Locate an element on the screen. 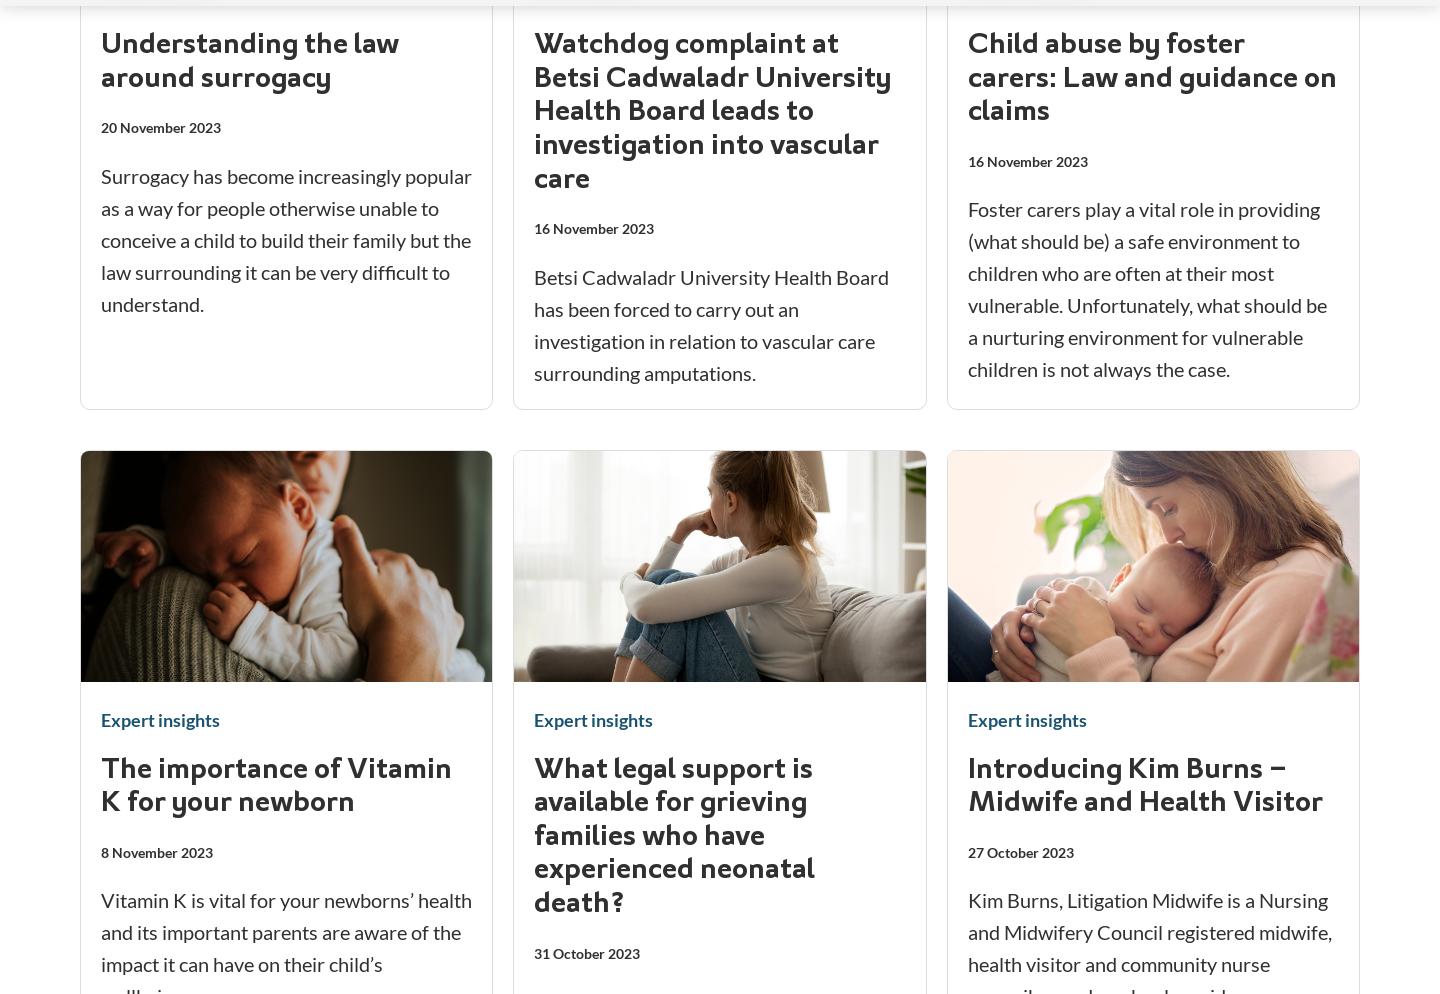  'Introducing Kim Burns – Midwife and Health Visitor' is located at coordinates (965, 787).